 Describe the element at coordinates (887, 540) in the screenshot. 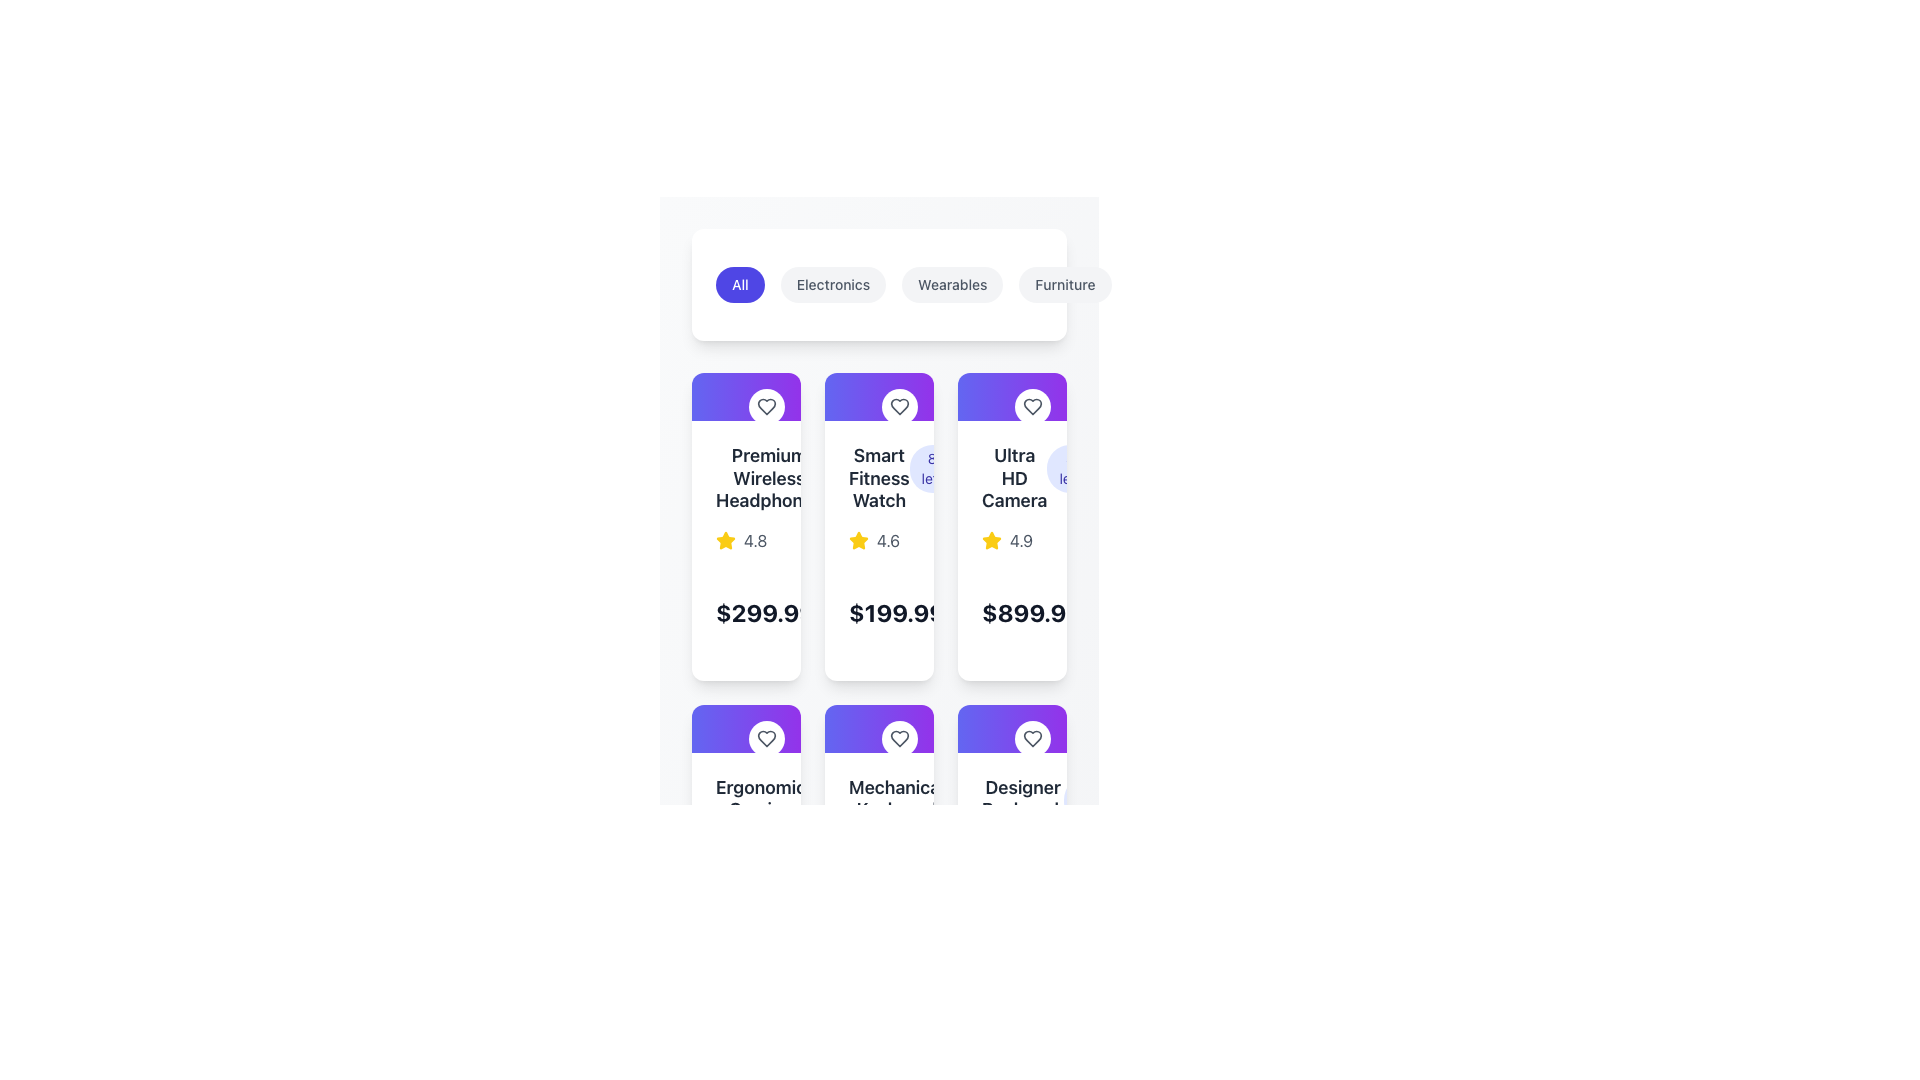

I see `the rating score text element located to the right of the yellow star icon in the second product card` at that location.